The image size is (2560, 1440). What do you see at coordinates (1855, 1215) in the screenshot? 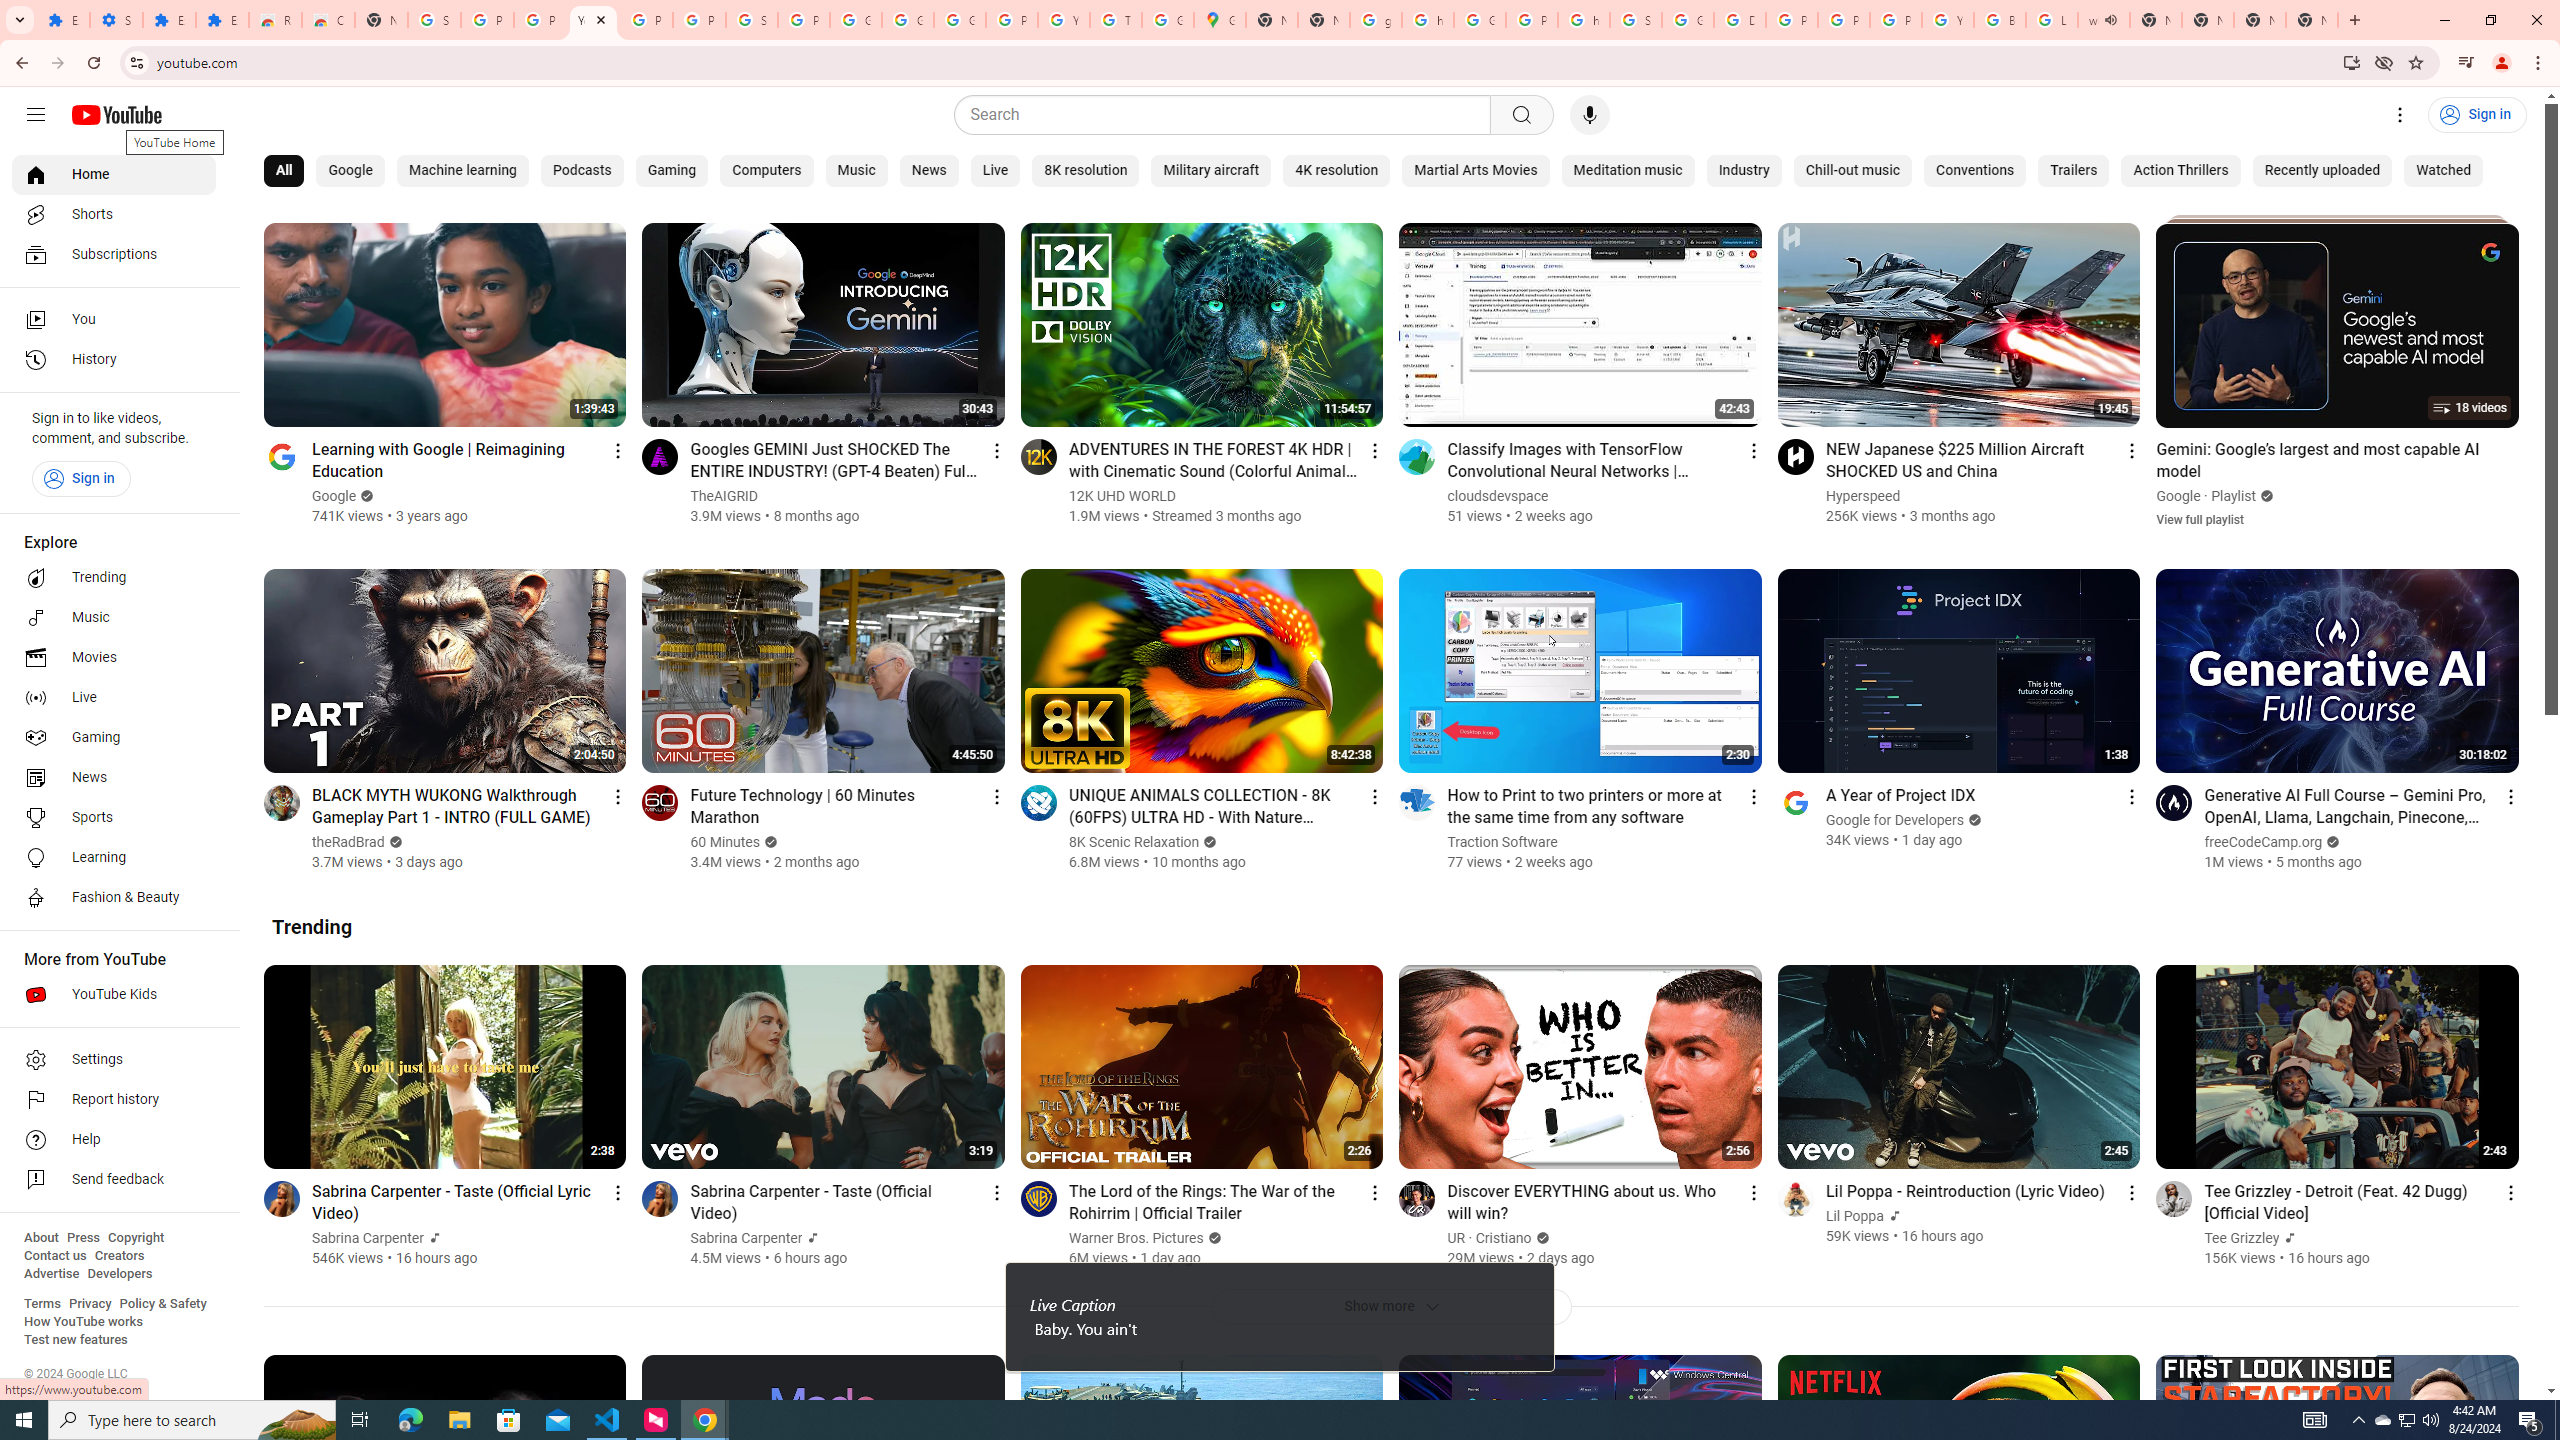
I see `'Lil Poppa'` at bounding box center [1855, 1215].